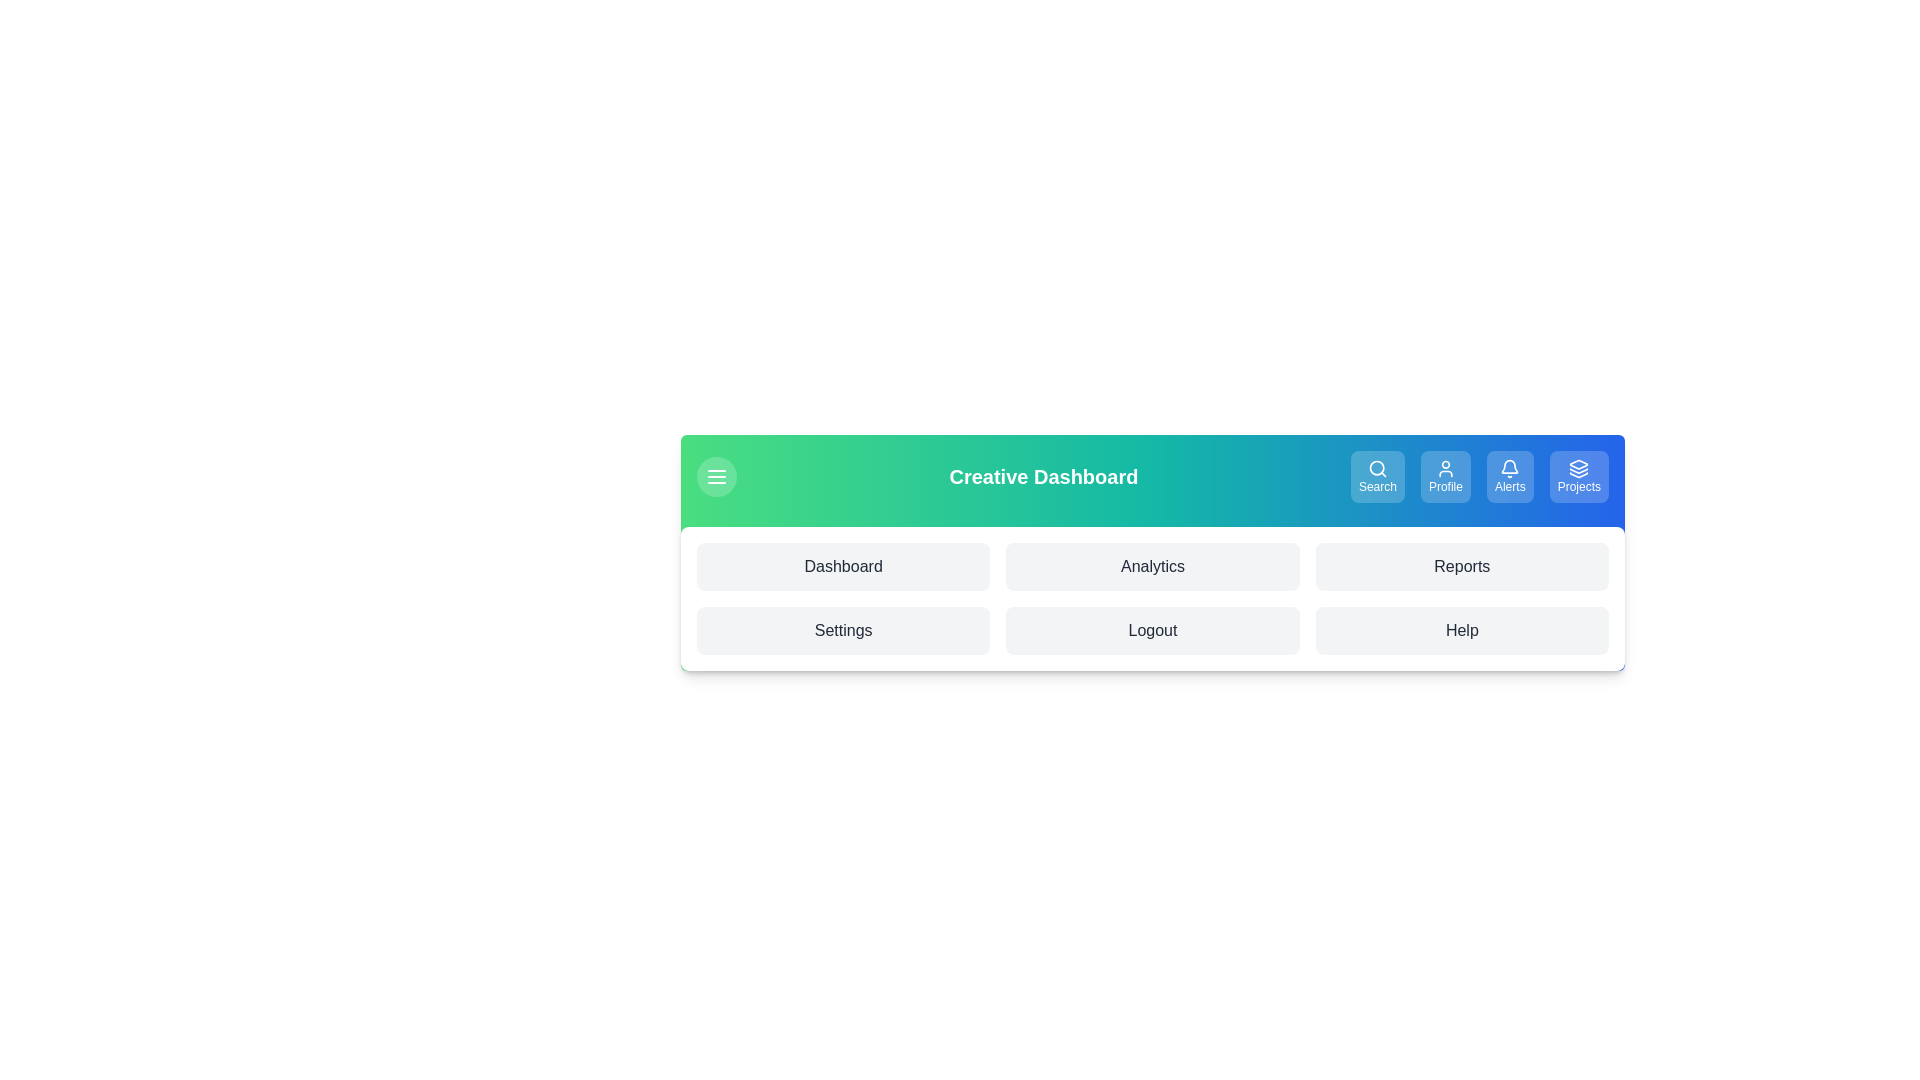 Image resolution: width=1920 pixels, height=1080 pixels. What do you see at coordinates (1578, 477) in the screenshot?
I see `the button labeled Projects to view its hover effect` at bounding box center [1578, 477].